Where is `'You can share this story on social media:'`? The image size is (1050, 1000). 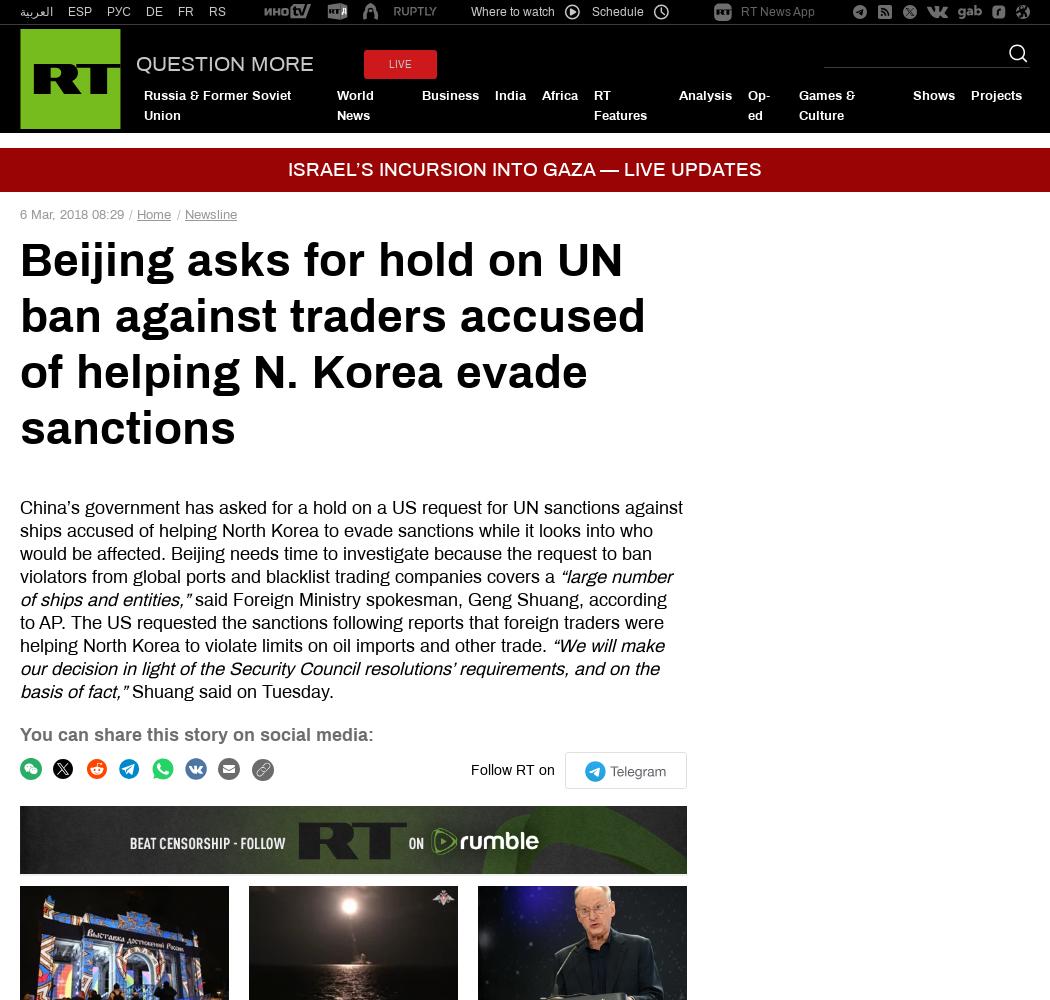
'You can share this story on social media:' is located at coordinates (195, 733).